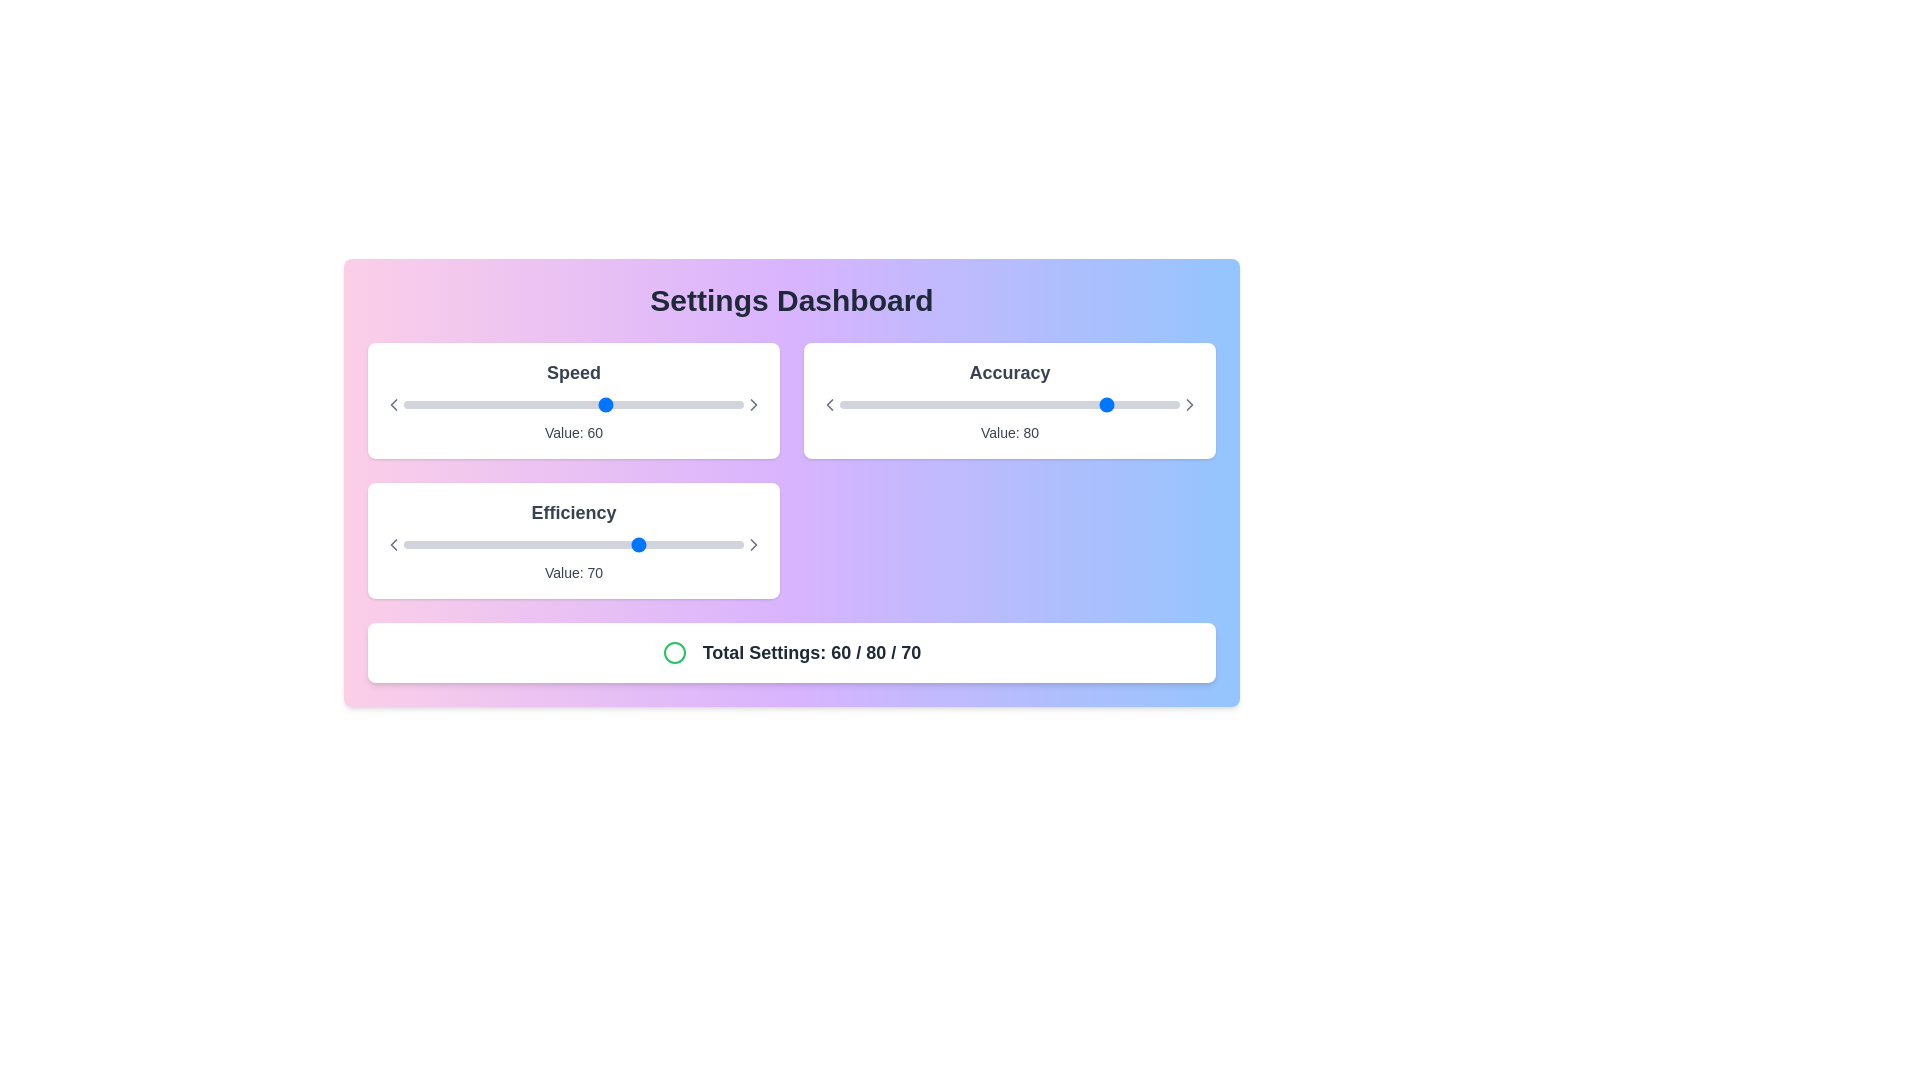  What do you see at coordinates (550, 405) in the screenshot?
I see `the speed slider` at bounding box center [550, 405].